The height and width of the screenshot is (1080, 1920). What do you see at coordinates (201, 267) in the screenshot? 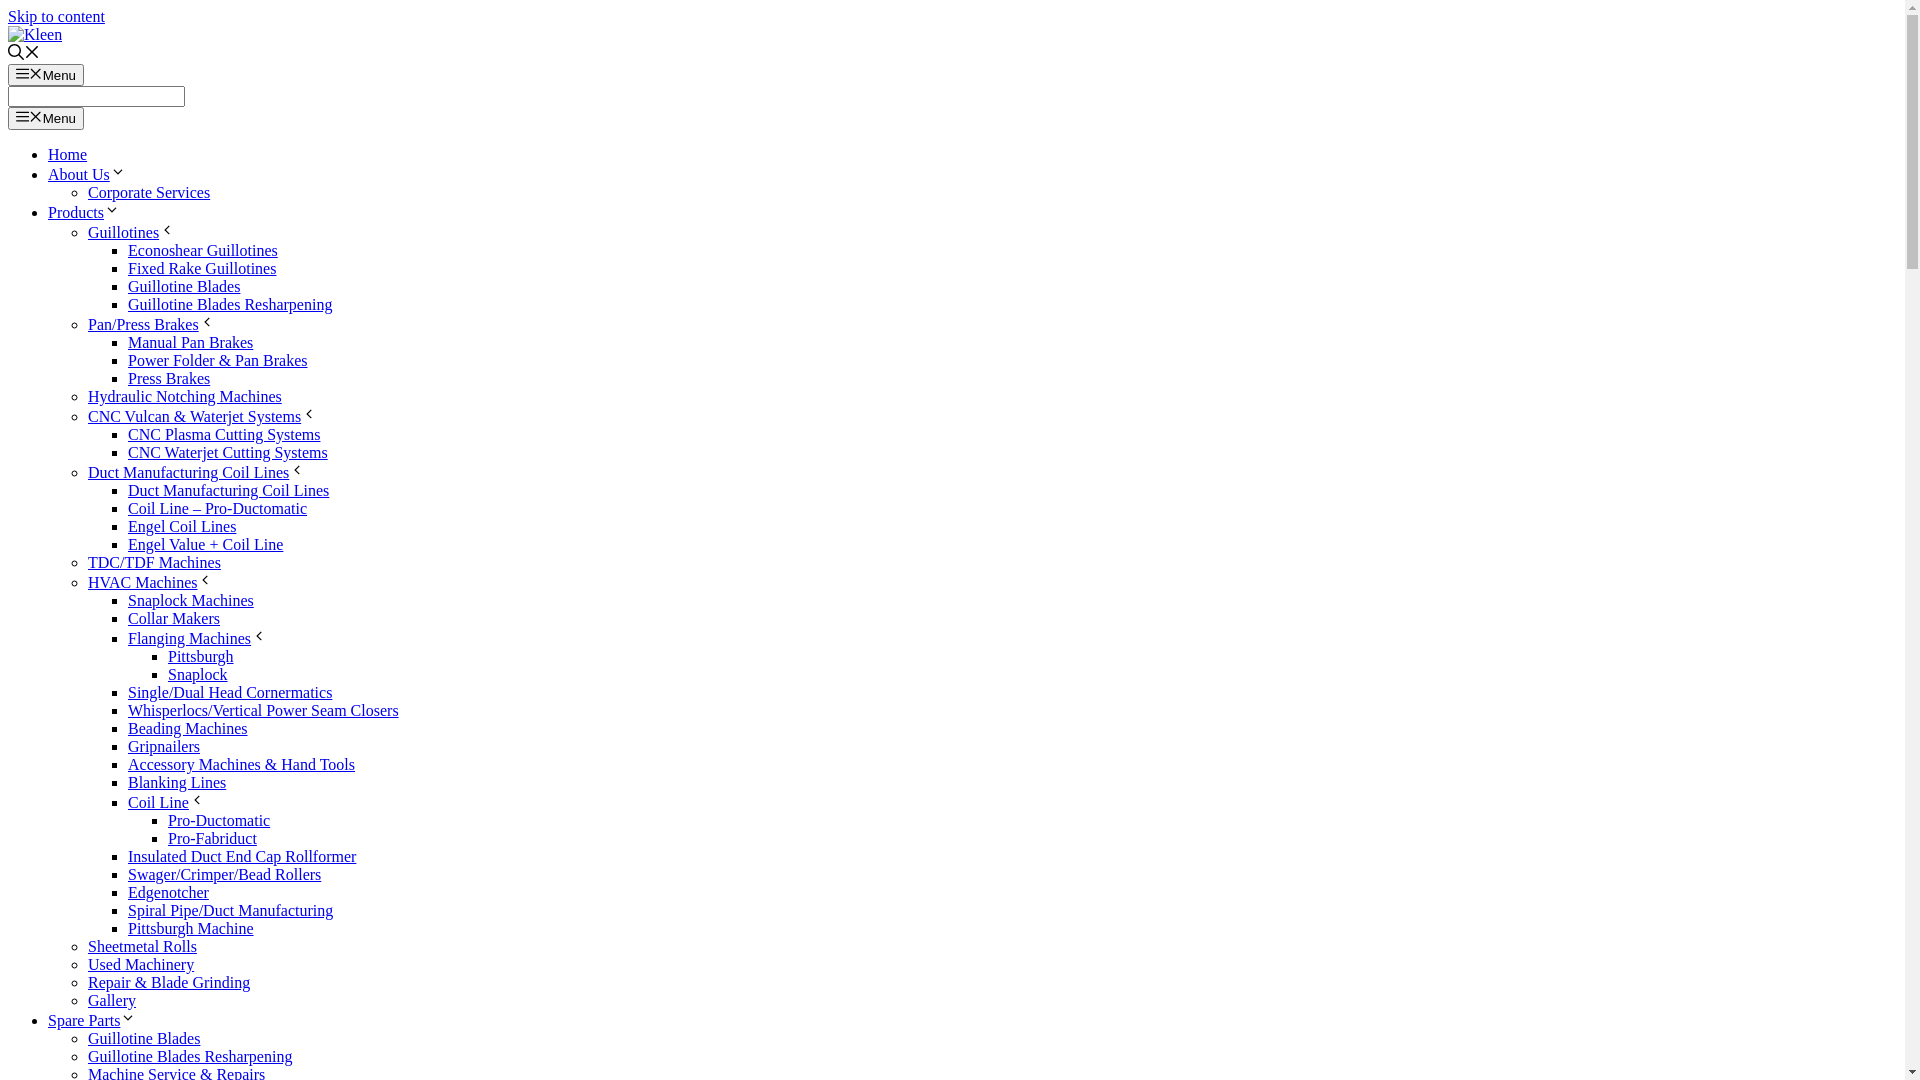
I see `'Fixed Rake Guillotines'` at bounding box center [201, 267].